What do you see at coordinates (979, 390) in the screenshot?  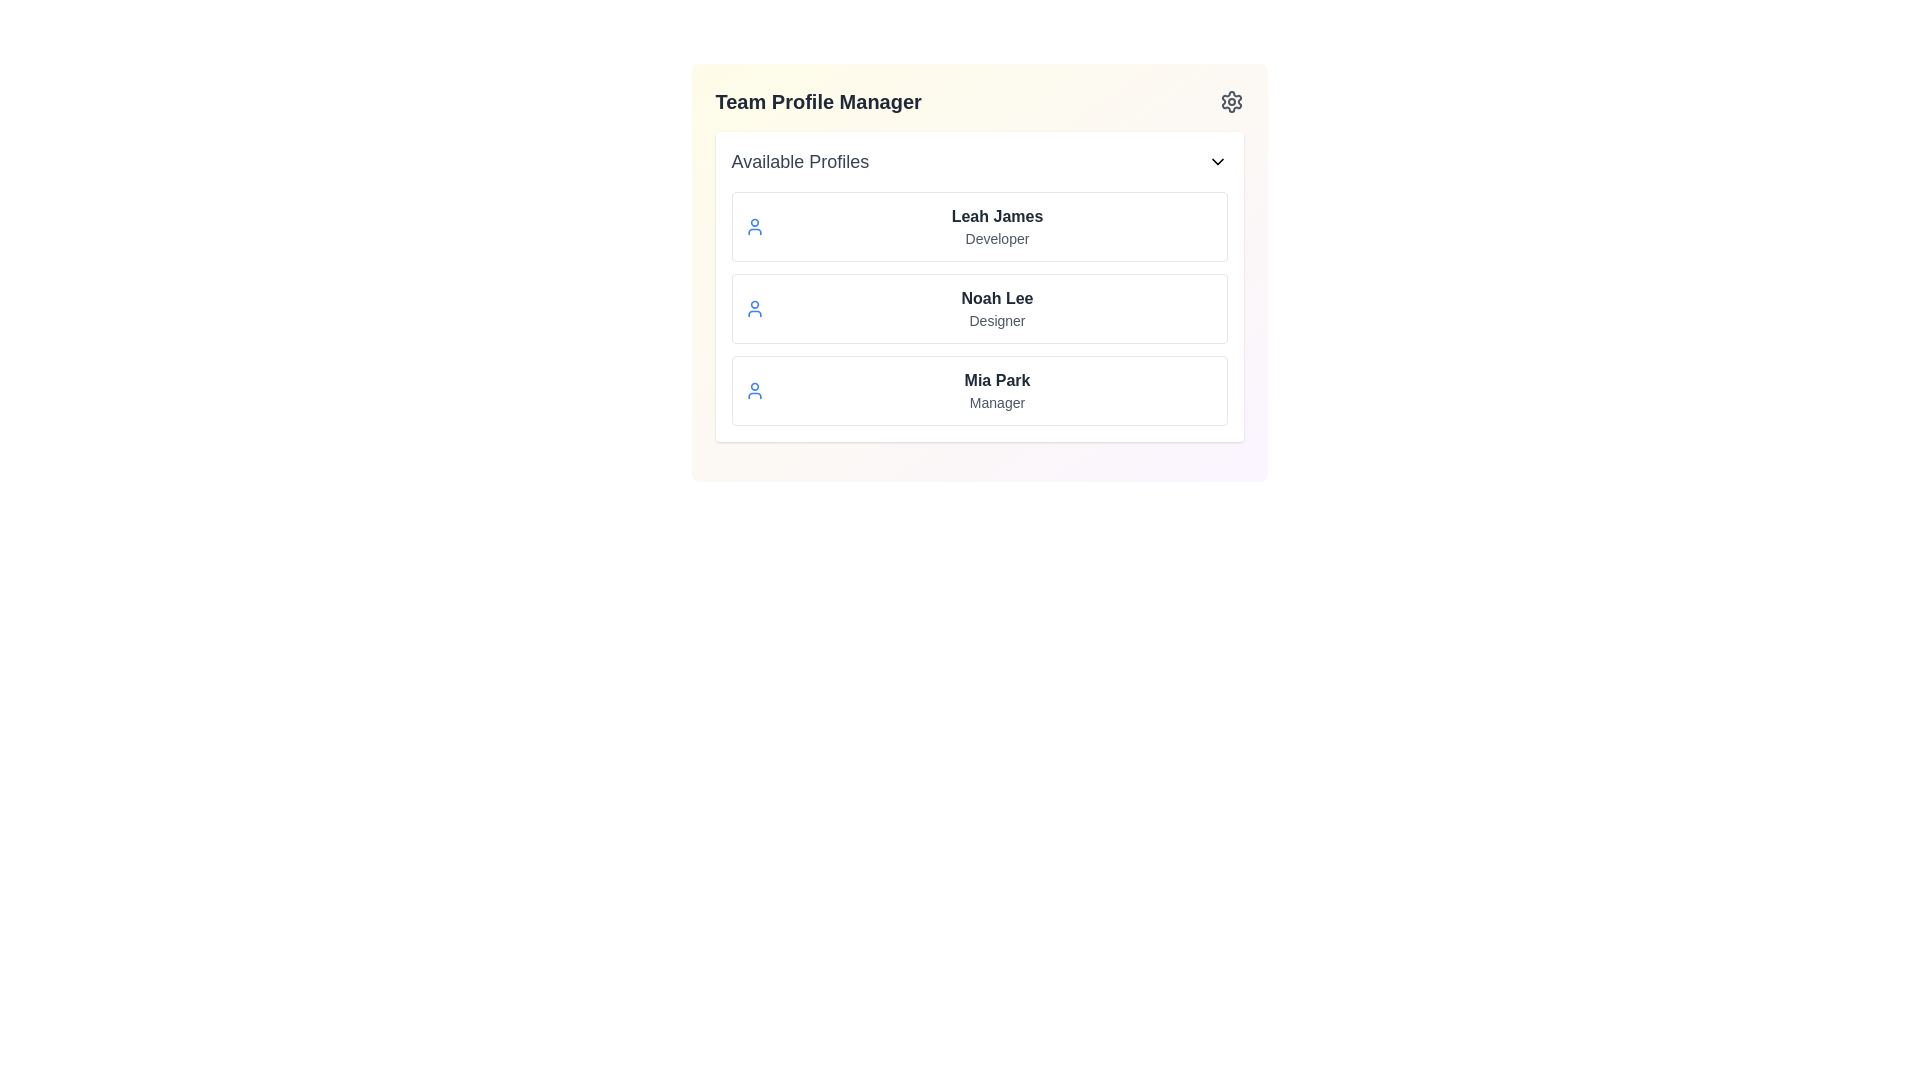 I see `the selectable profile for 'Mia Park', designated as 'Manager'` at bounding box center [979, 390].